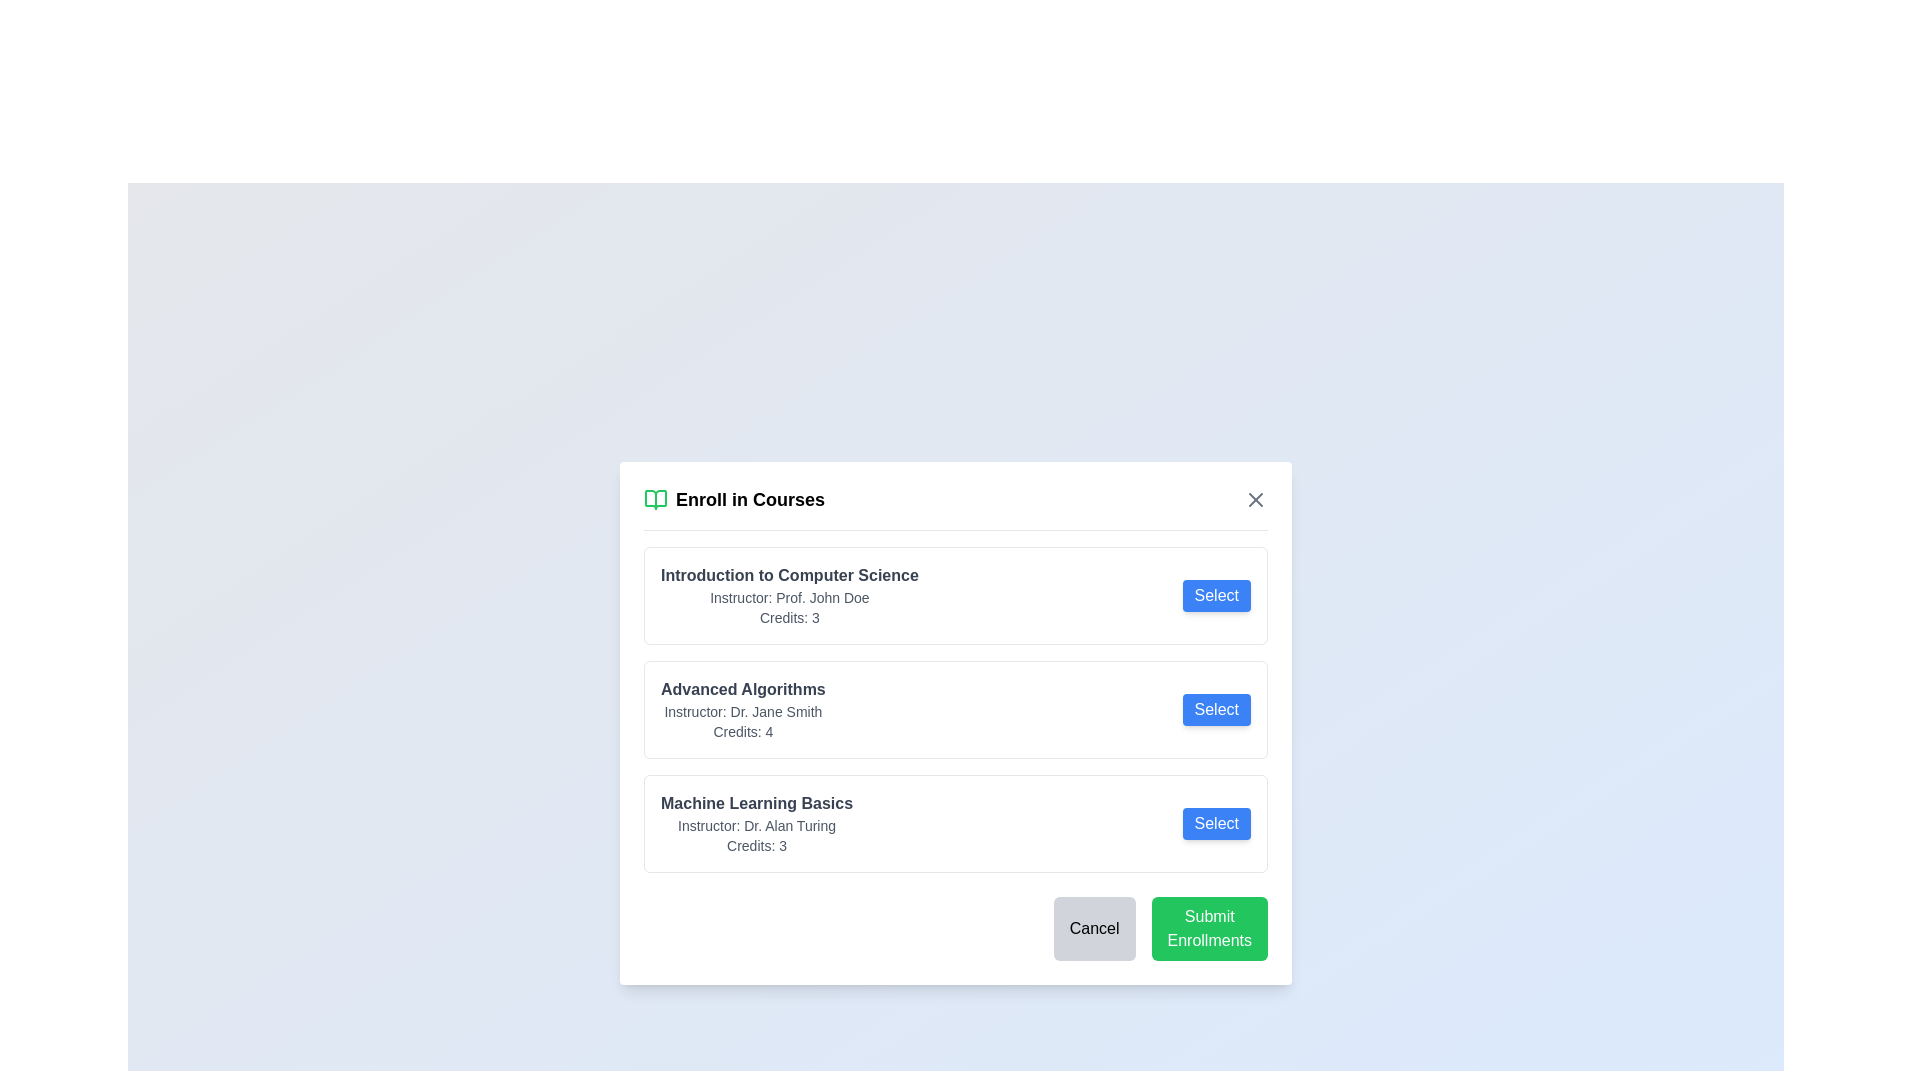  Describe the element at coordinates (1255, 497) in the screenshot. I see `the close button icon located in the top-right corner of the 'Enroll in Courses' modal window` at that location.